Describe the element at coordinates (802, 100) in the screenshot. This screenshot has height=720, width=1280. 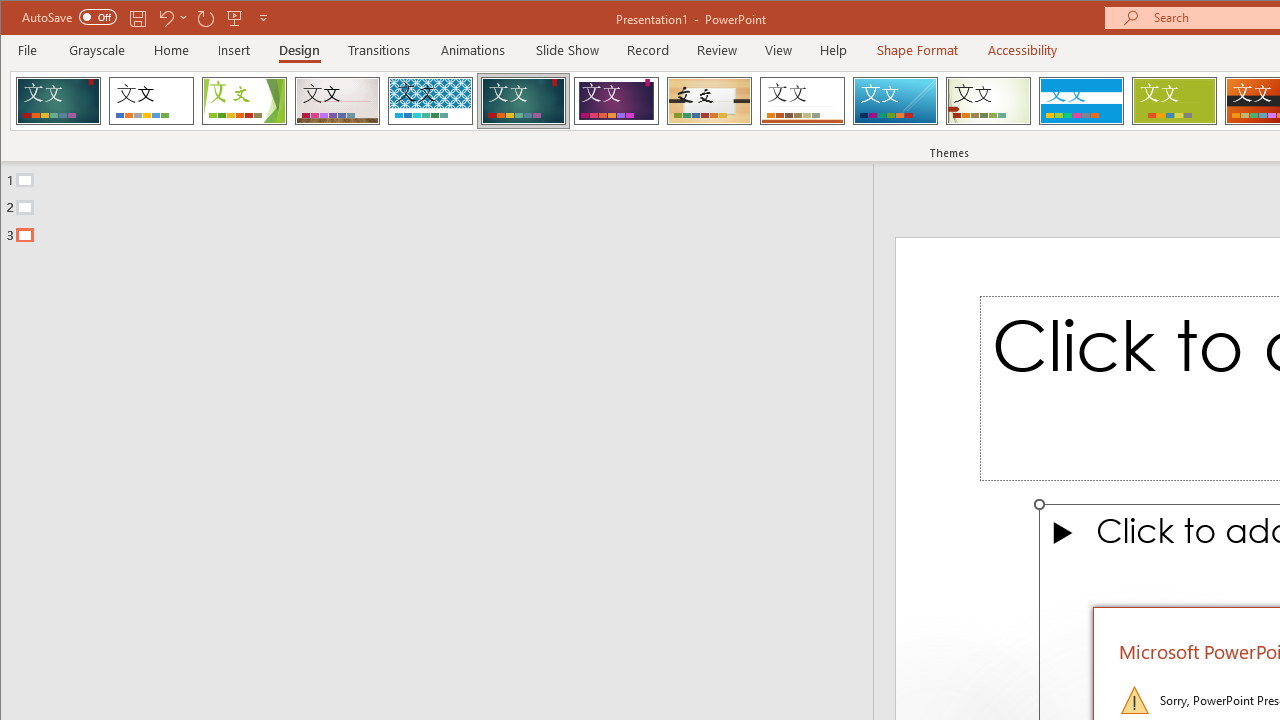
I see `'Retrospect'` at that location.